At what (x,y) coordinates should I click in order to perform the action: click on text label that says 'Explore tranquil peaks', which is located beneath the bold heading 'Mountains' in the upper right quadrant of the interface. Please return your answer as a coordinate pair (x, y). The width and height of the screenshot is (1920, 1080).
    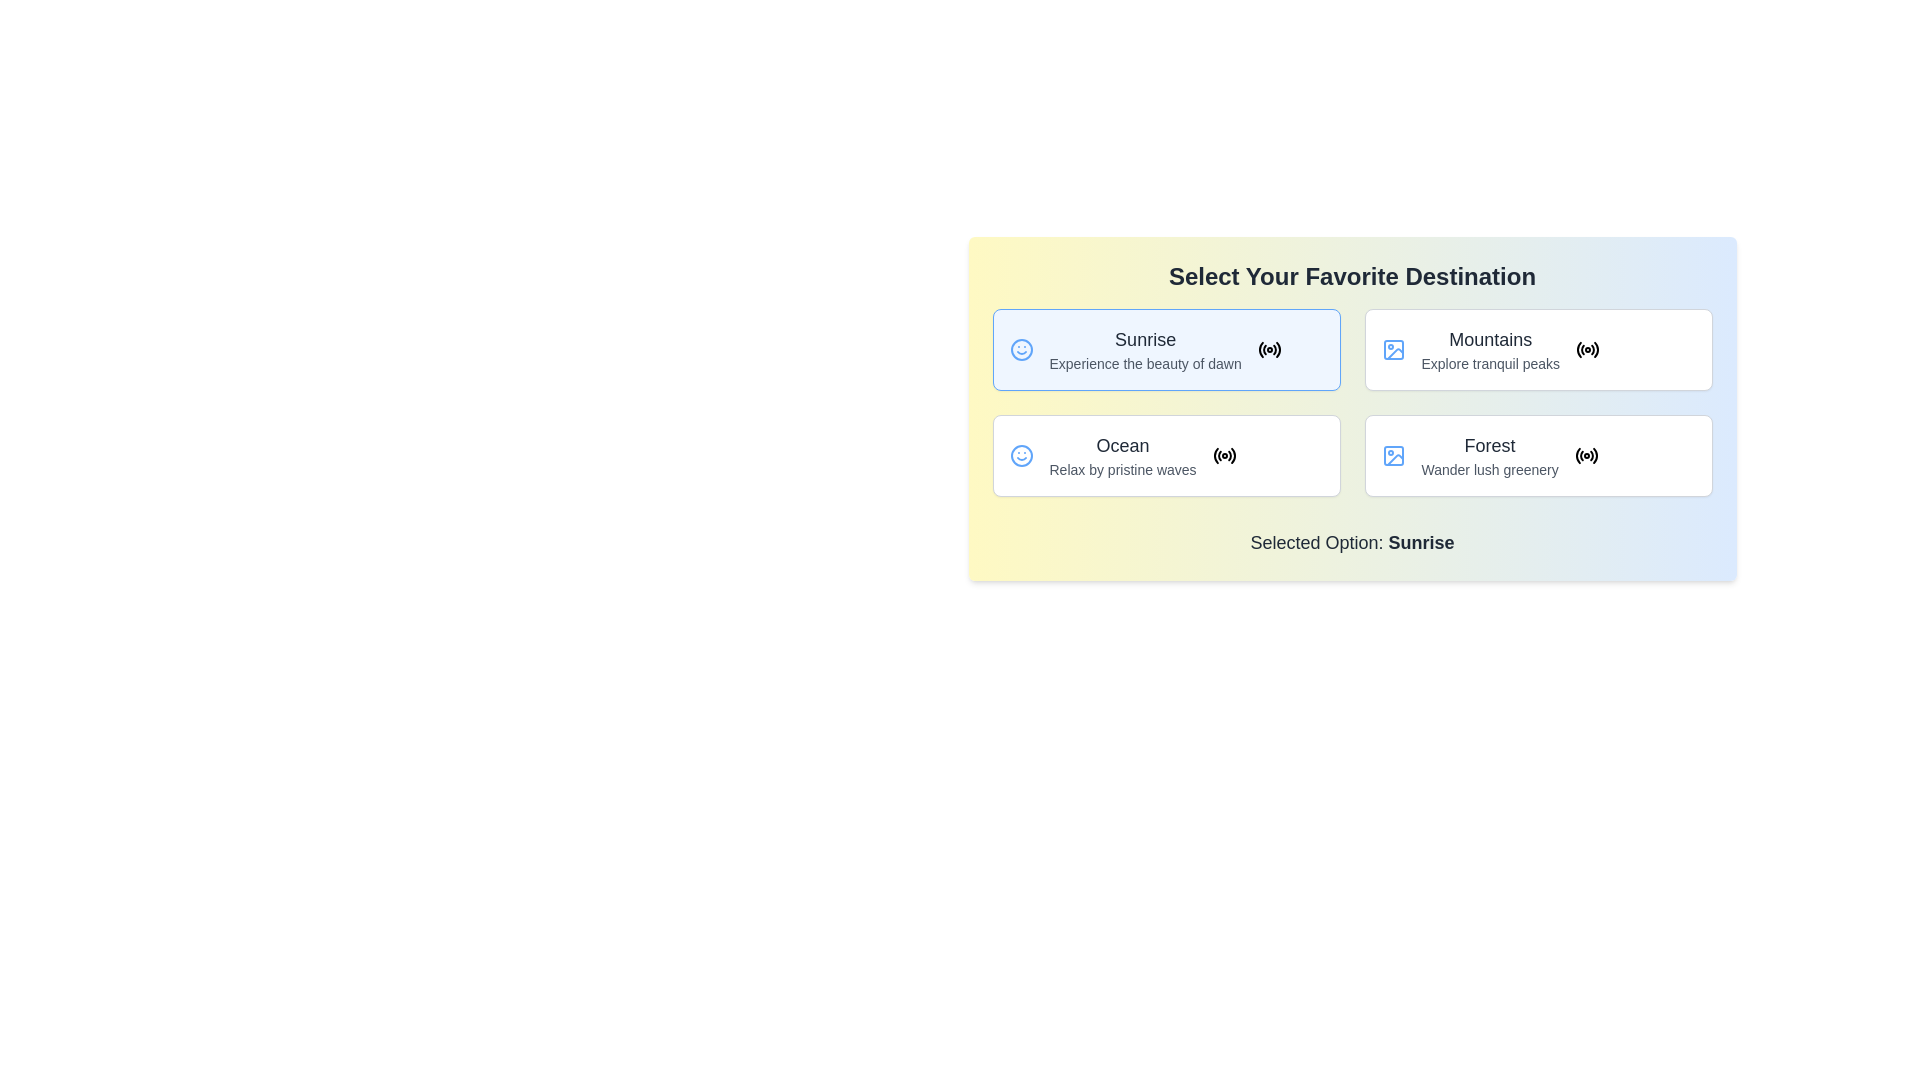
    Looking at the image, I should click on (1490, 363).